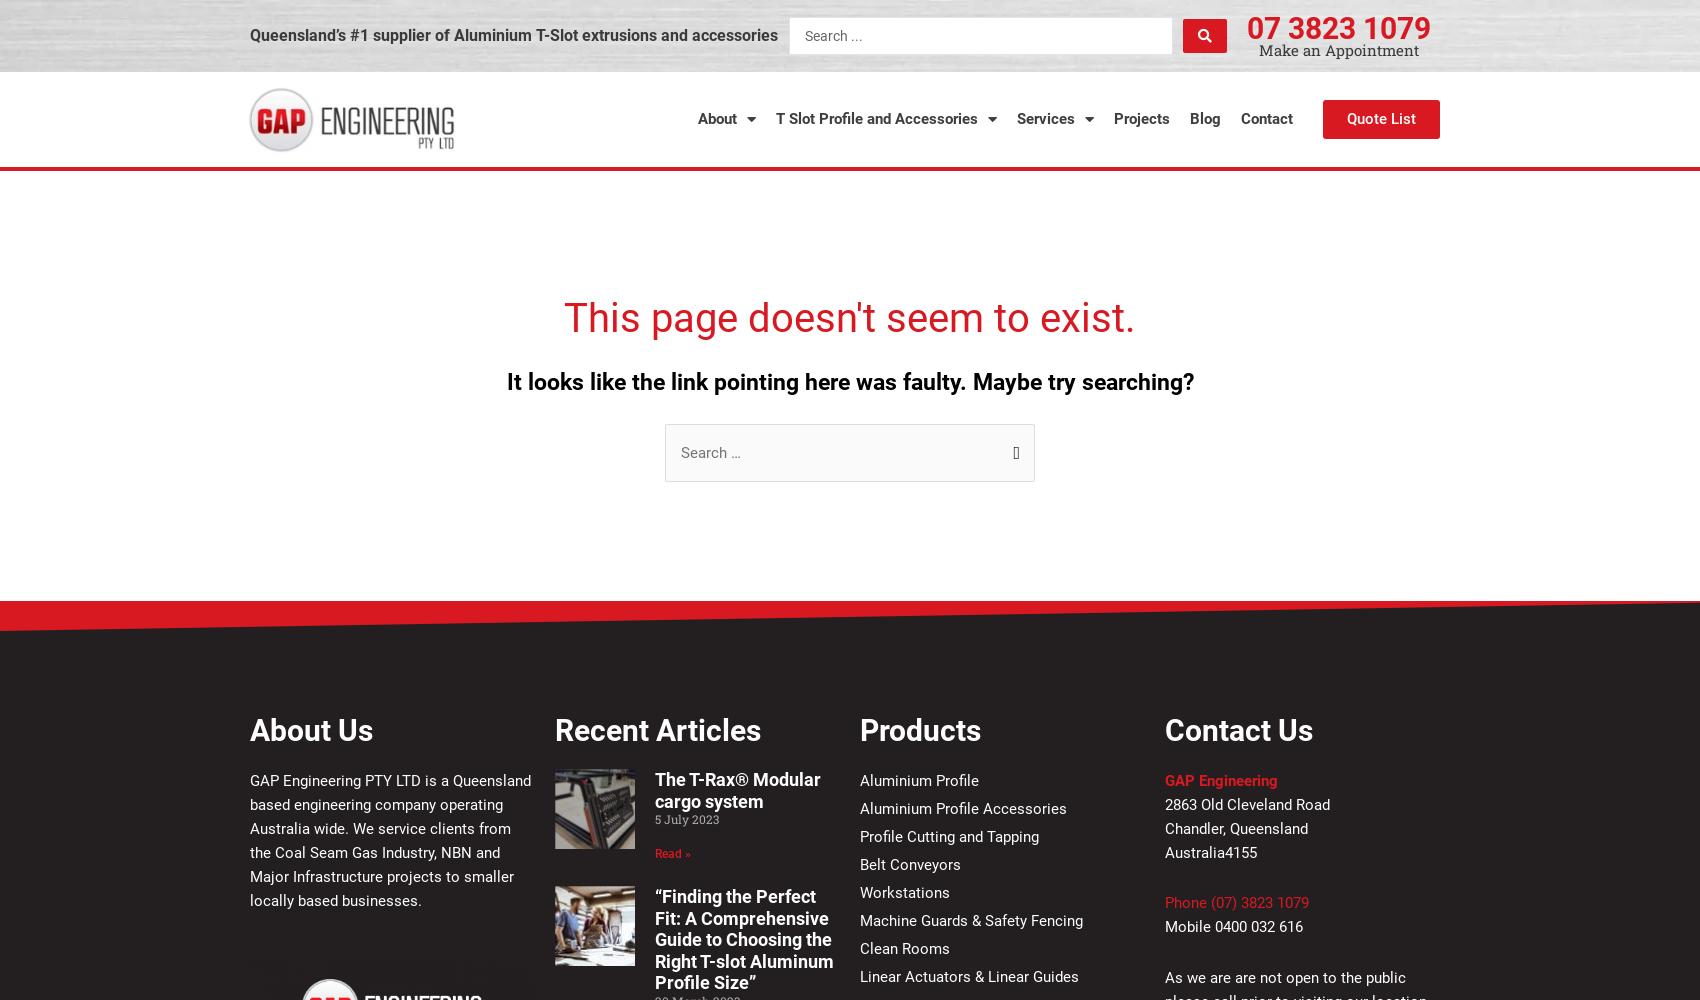 This screenshot has width=1700, height=1000. I want to click on '5 July 2023', so click(685, 818).